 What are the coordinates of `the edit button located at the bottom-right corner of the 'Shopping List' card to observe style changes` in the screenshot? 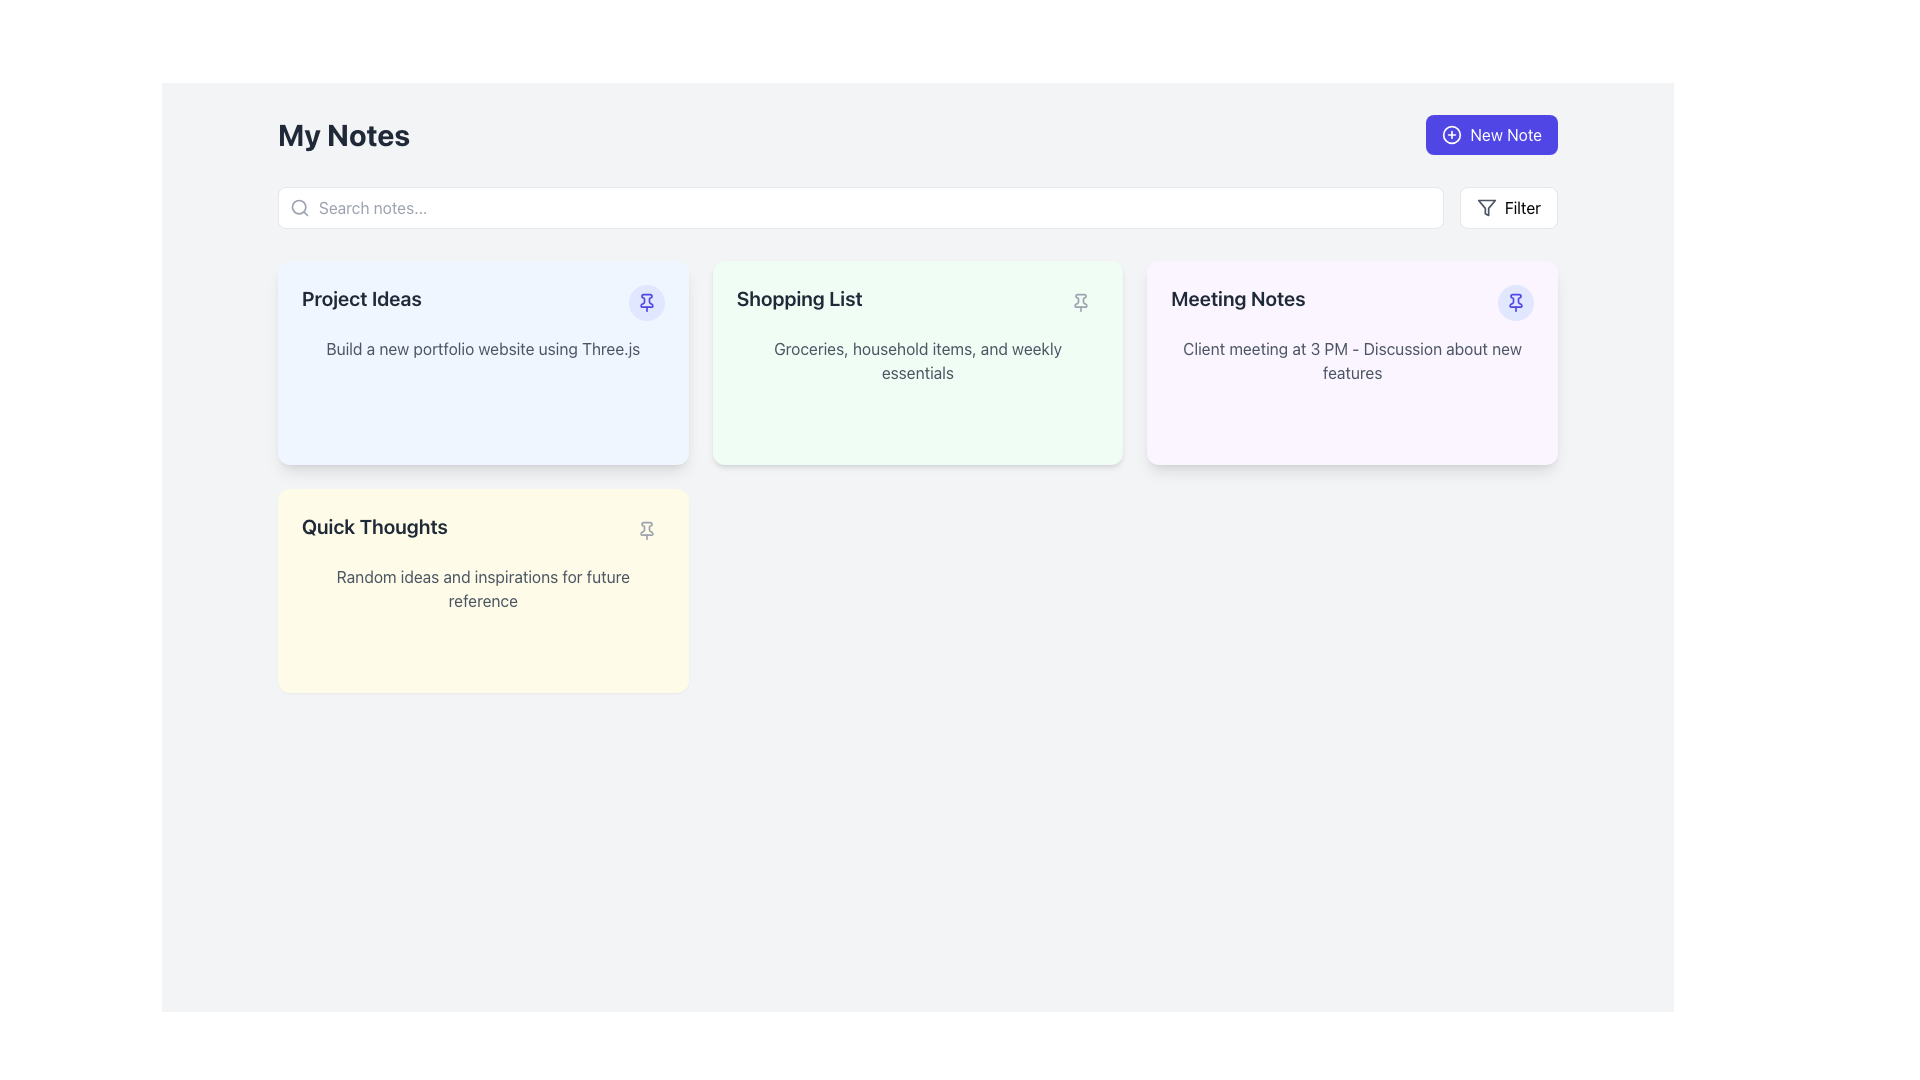 It's located at (1042, 423).